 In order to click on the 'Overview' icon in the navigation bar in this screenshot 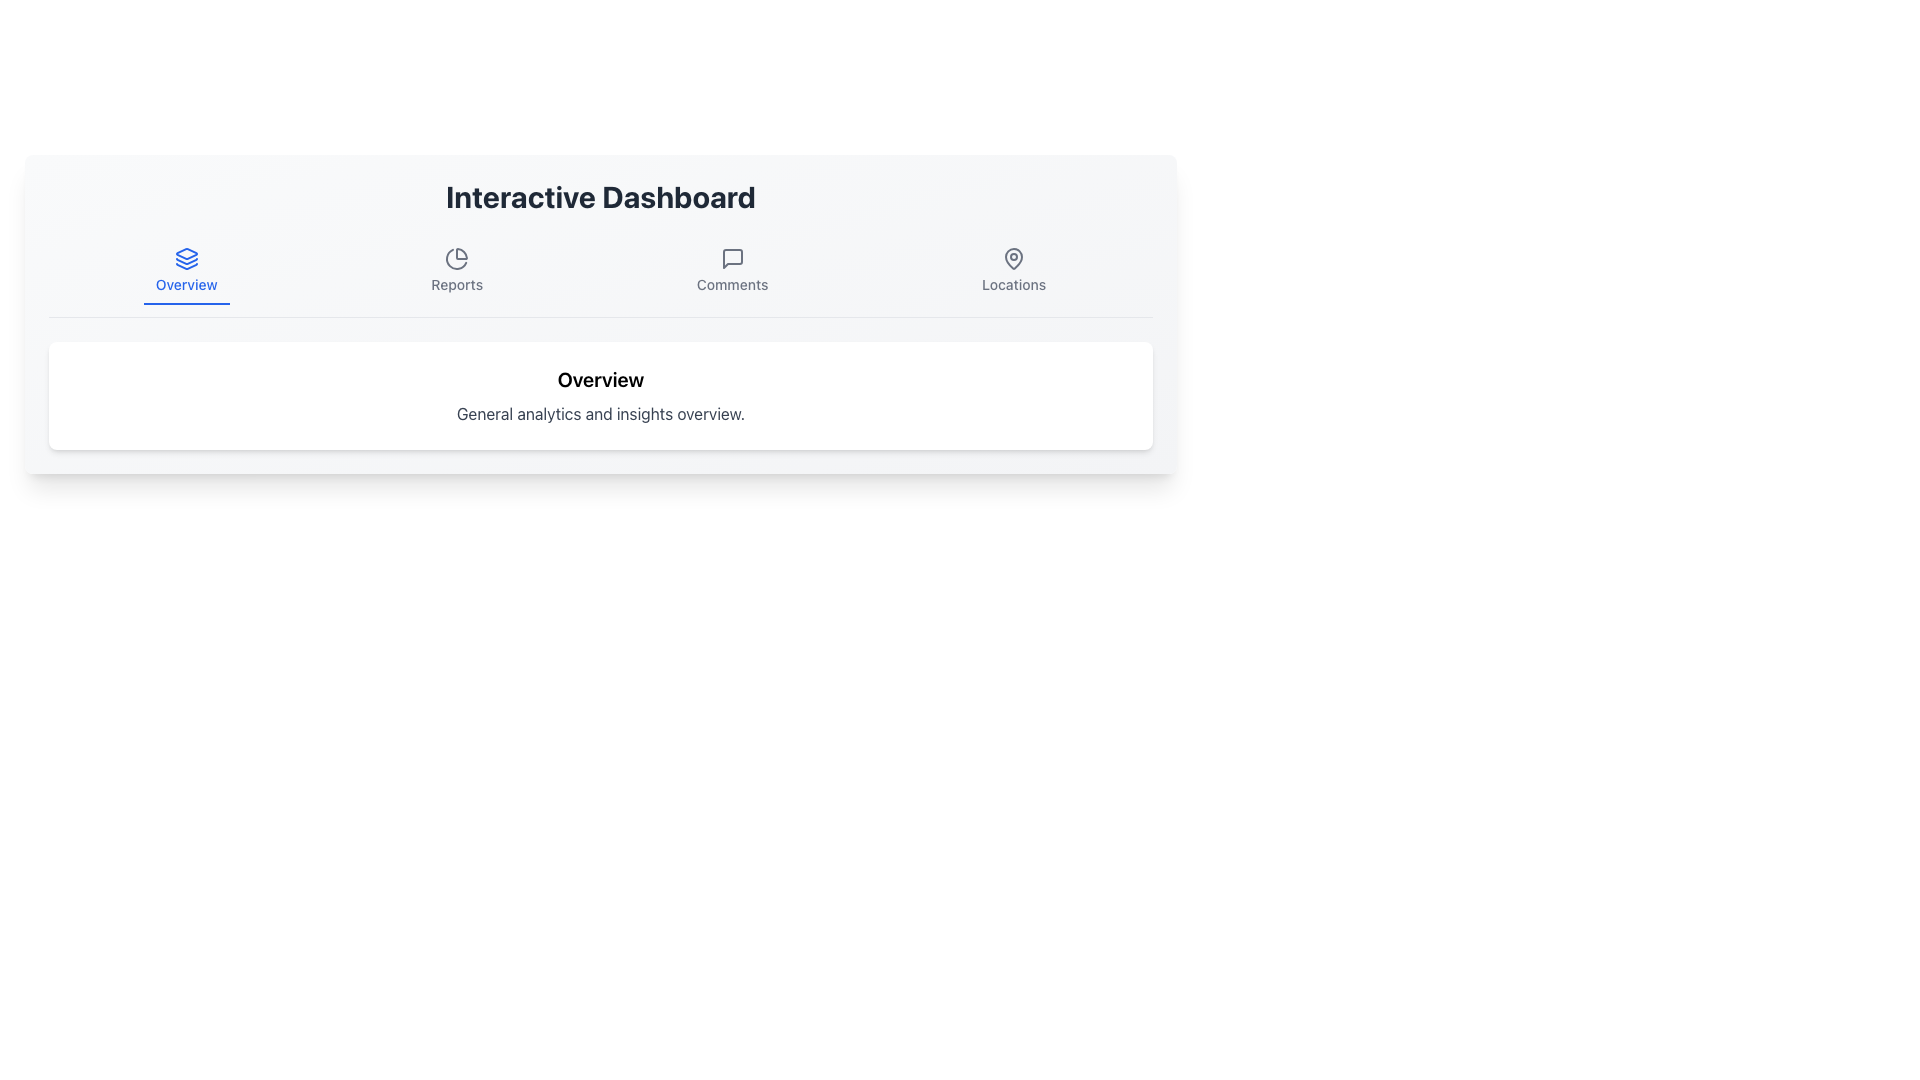, I will do `click(186, 257)`.